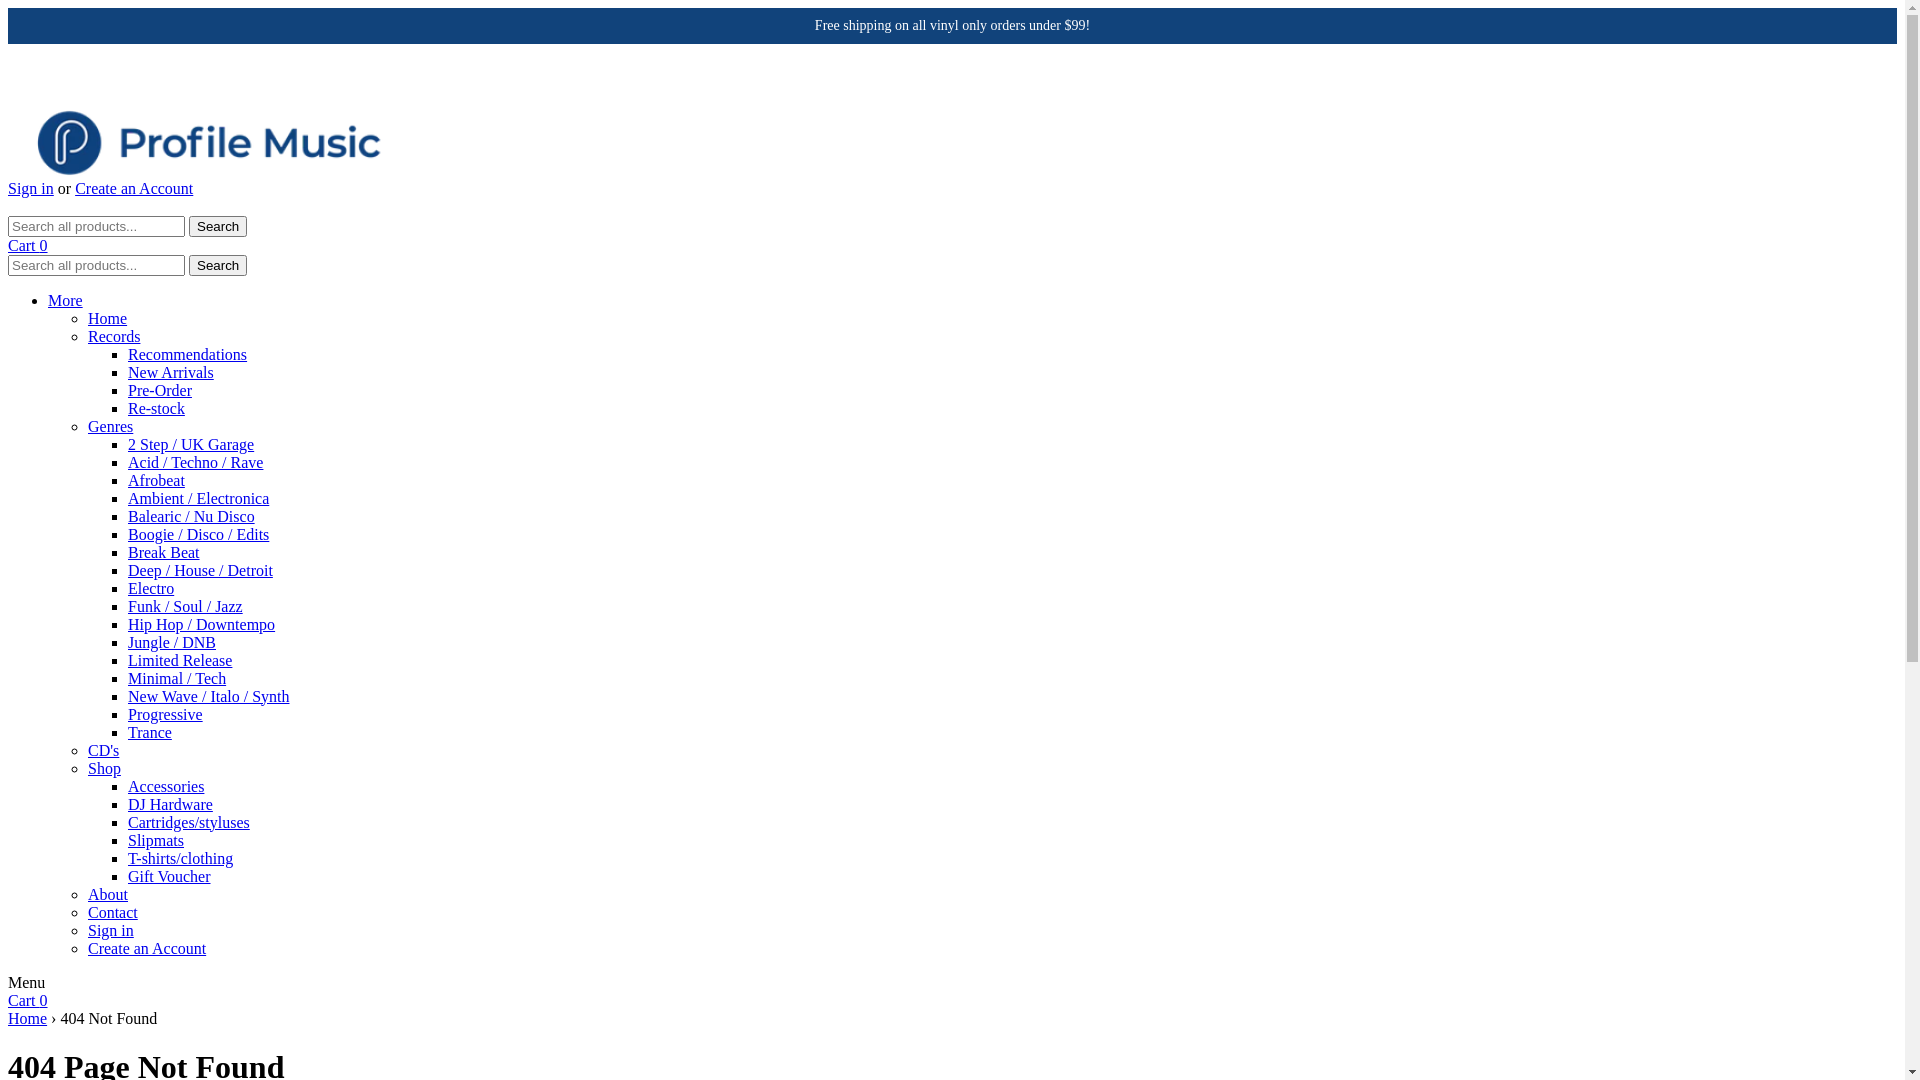 The image size is (1920, 1080). What do you see at coordinates (127, 875) in the screenshot?
I see `'Gift Voucher'` at bounding box center [127, 875].